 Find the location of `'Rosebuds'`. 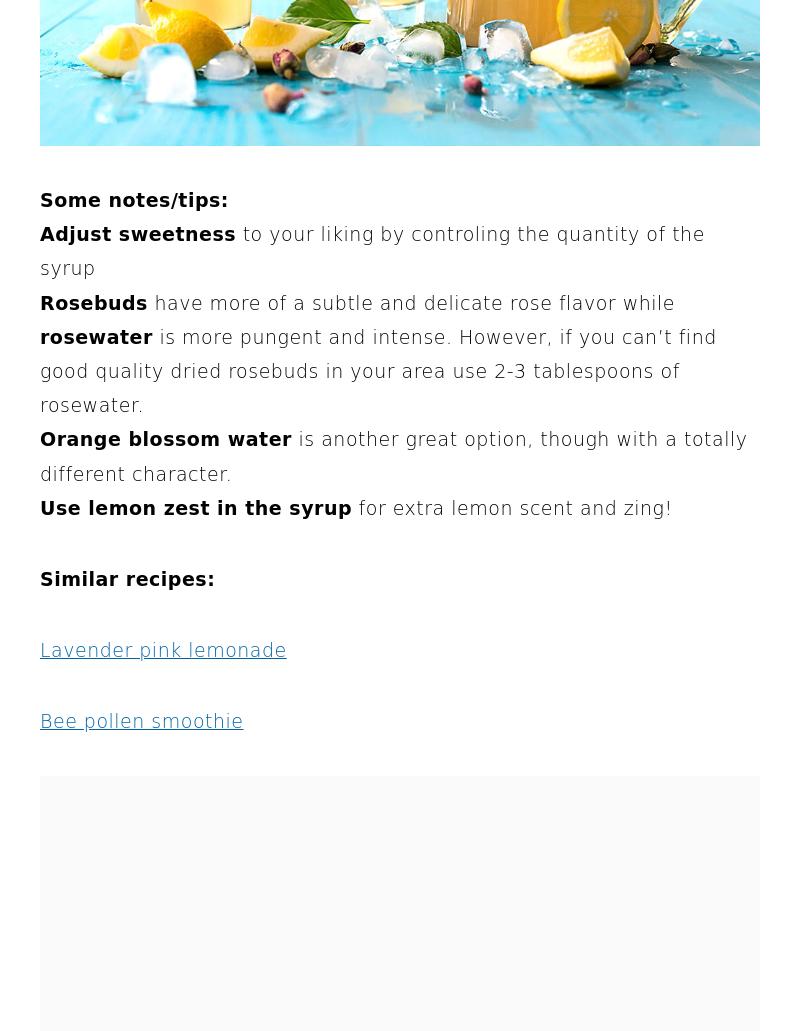

'Rosebuds' is located at coordinates (39, 301).